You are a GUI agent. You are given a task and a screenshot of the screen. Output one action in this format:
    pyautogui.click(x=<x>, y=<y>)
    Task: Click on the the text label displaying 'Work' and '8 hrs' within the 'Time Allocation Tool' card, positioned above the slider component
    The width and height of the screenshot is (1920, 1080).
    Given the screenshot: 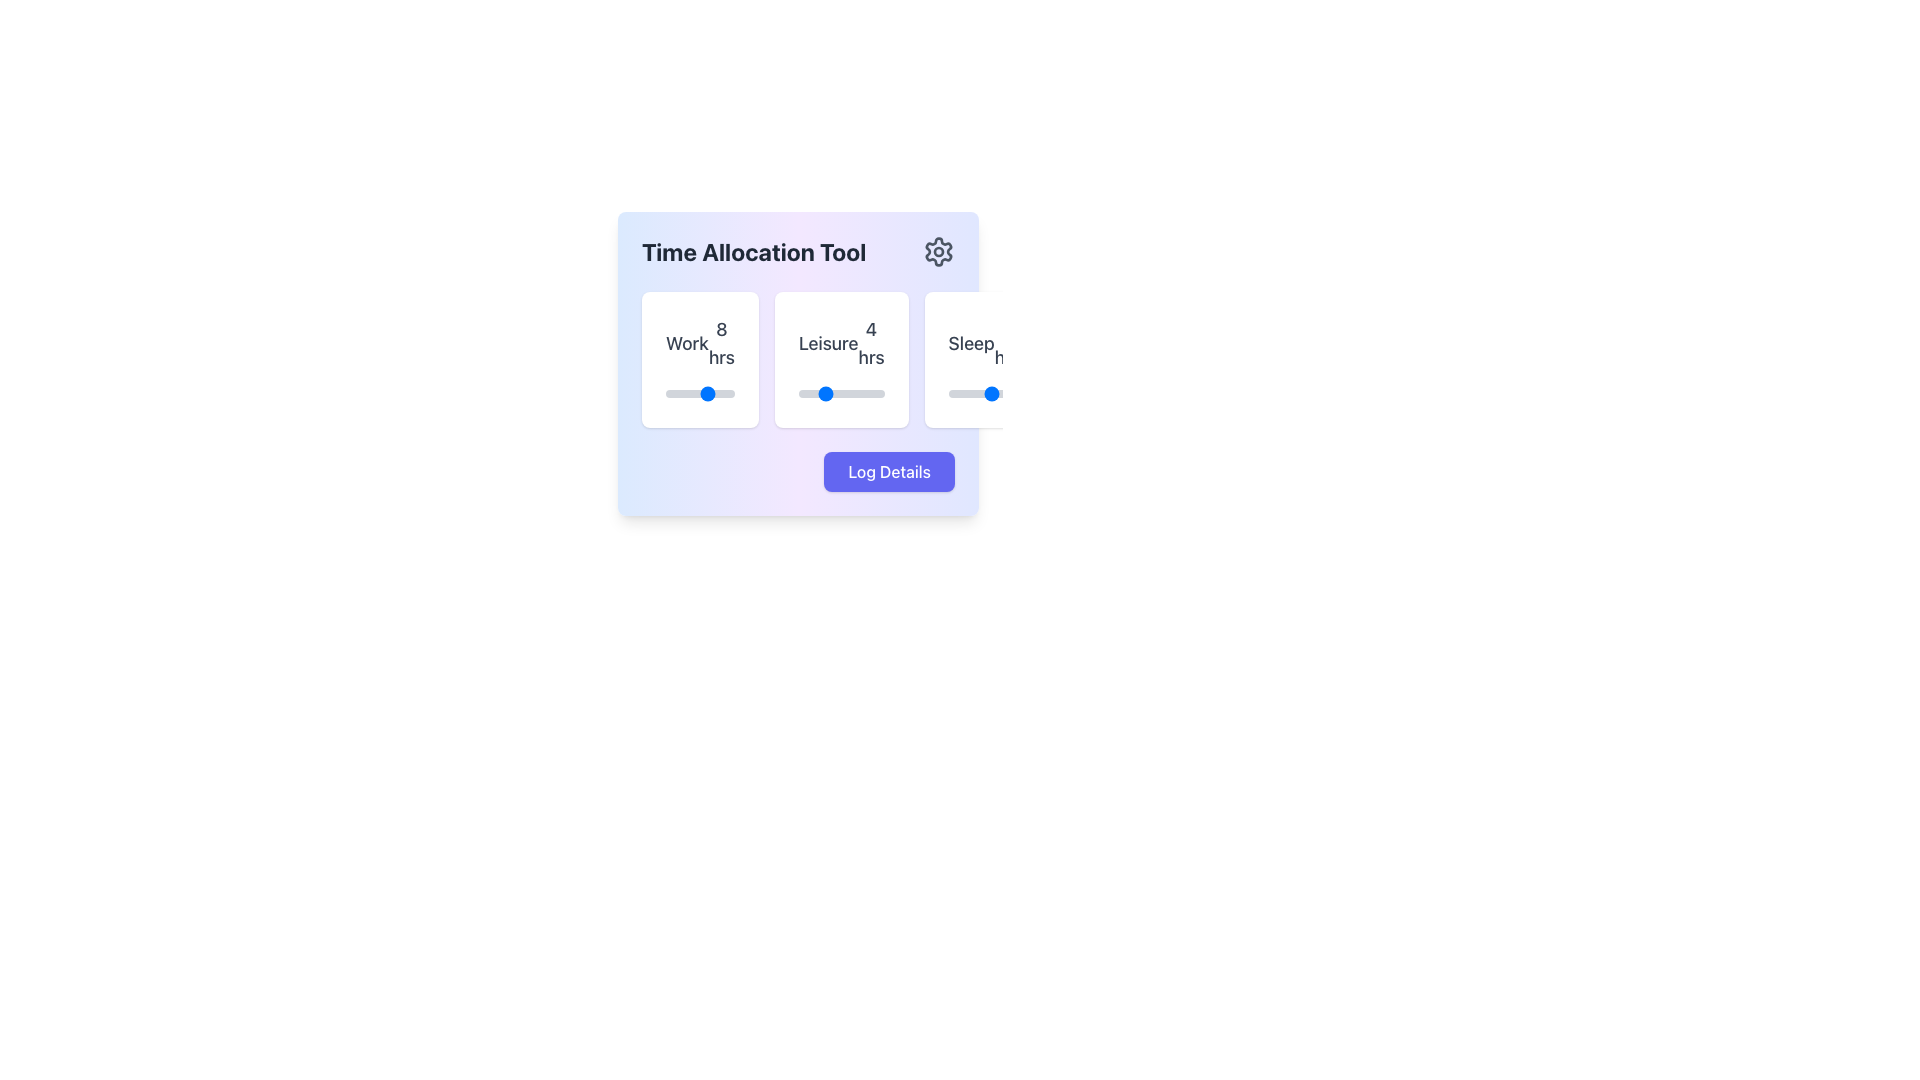 What is the action you would take?
    pyautogui.click(x=700, y=342)
    